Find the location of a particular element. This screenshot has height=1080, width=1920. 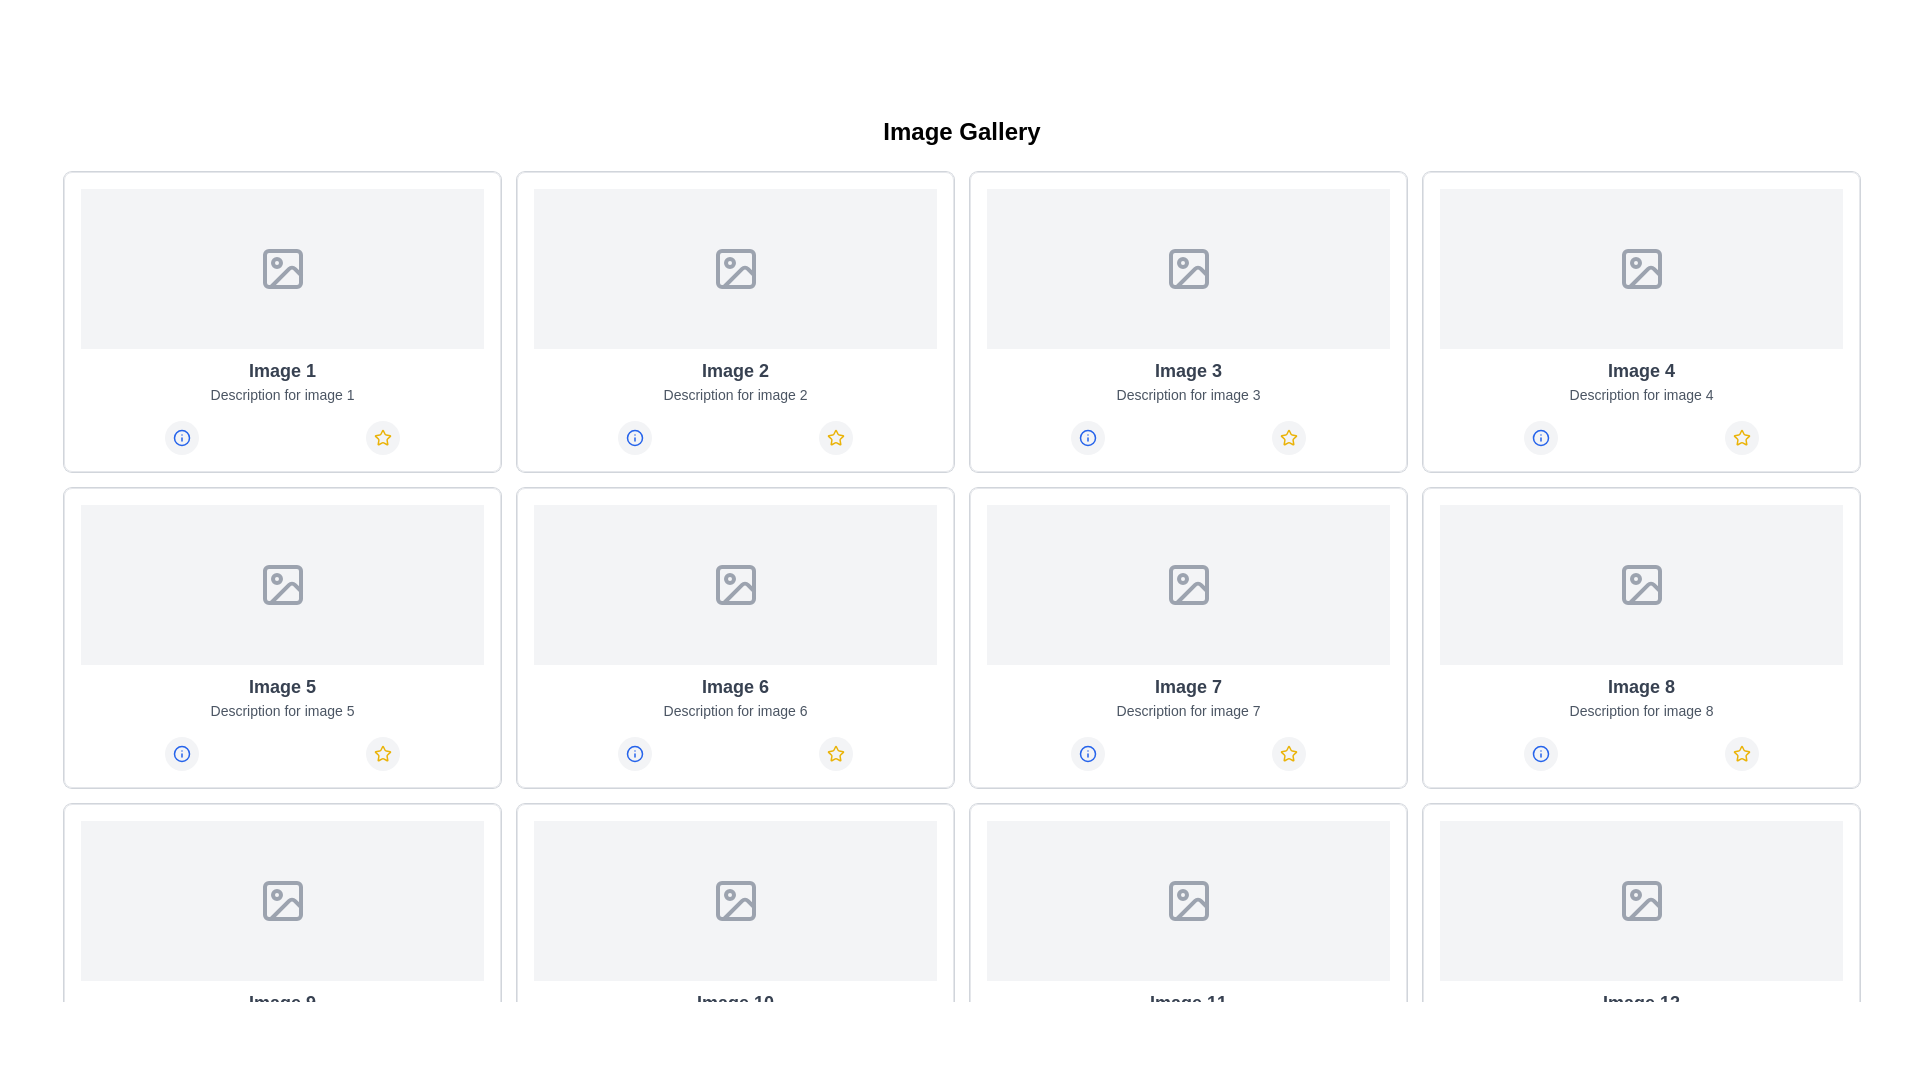

the decorative graphic element located within the second image's pictogram in the upper area of the gallery is located at coordinates (737, 277).